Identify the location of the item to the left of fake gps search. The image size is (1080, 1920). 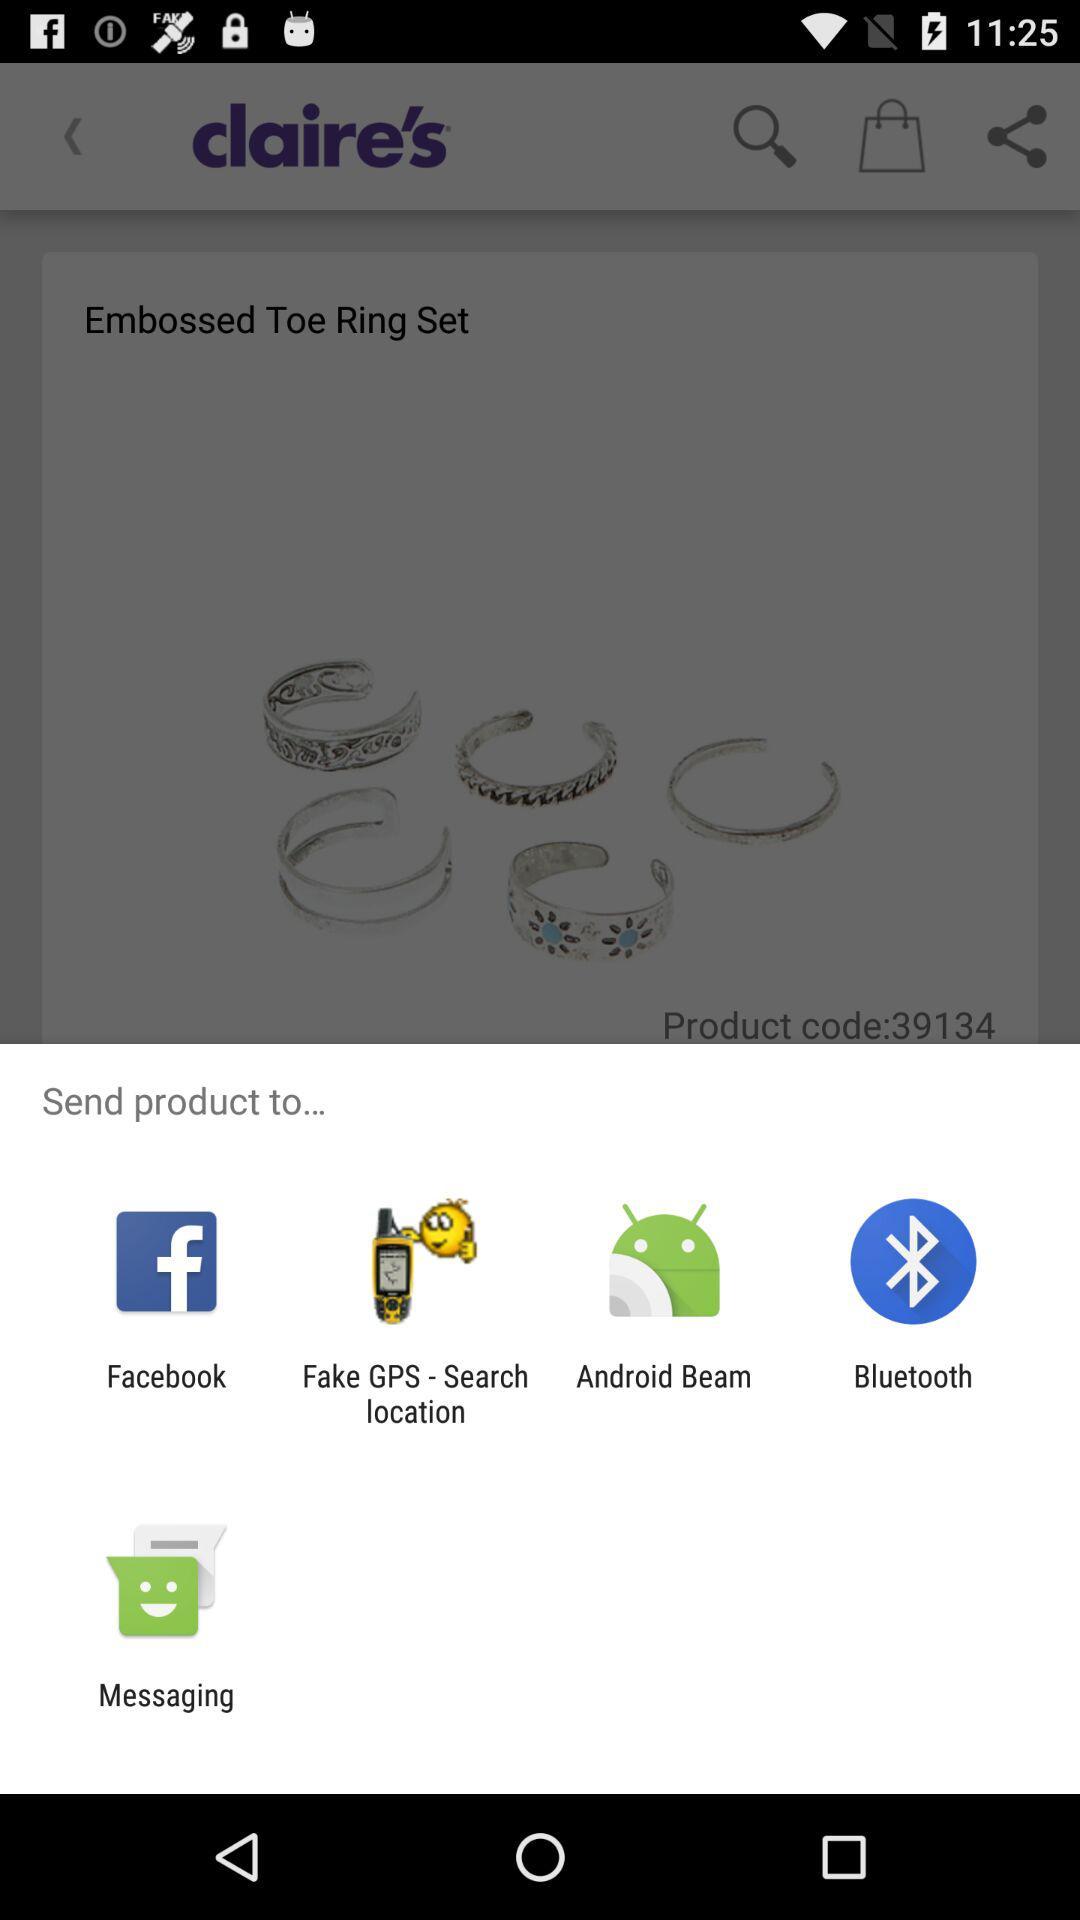
(165, 1392).